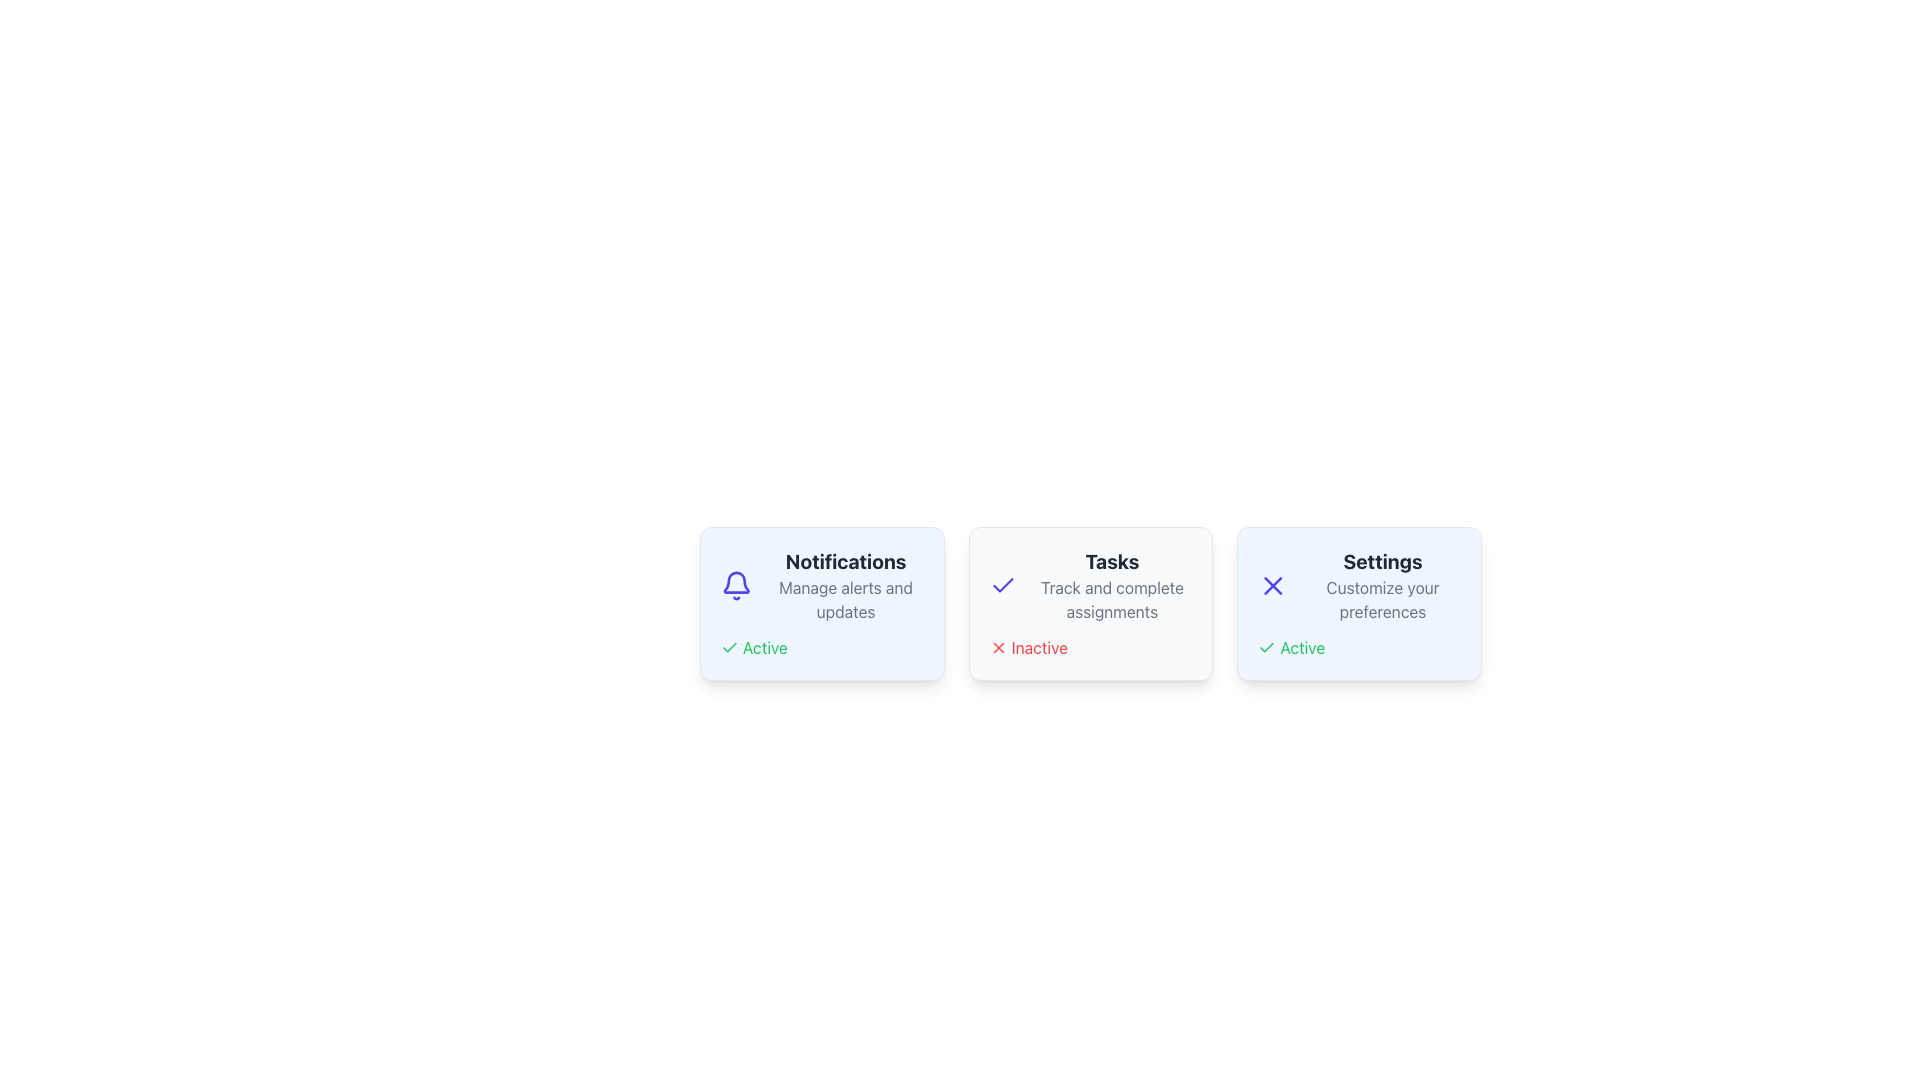 This screenshot has height=1080, width=1920. What do you see at coordinates (1111, 599) in the screenshot?
I see `the static text label that reads 'Track and complete assignments,' which is styled in gray and positioned beneath the header 'Tasks.'` at bounding box center [1111, 599].